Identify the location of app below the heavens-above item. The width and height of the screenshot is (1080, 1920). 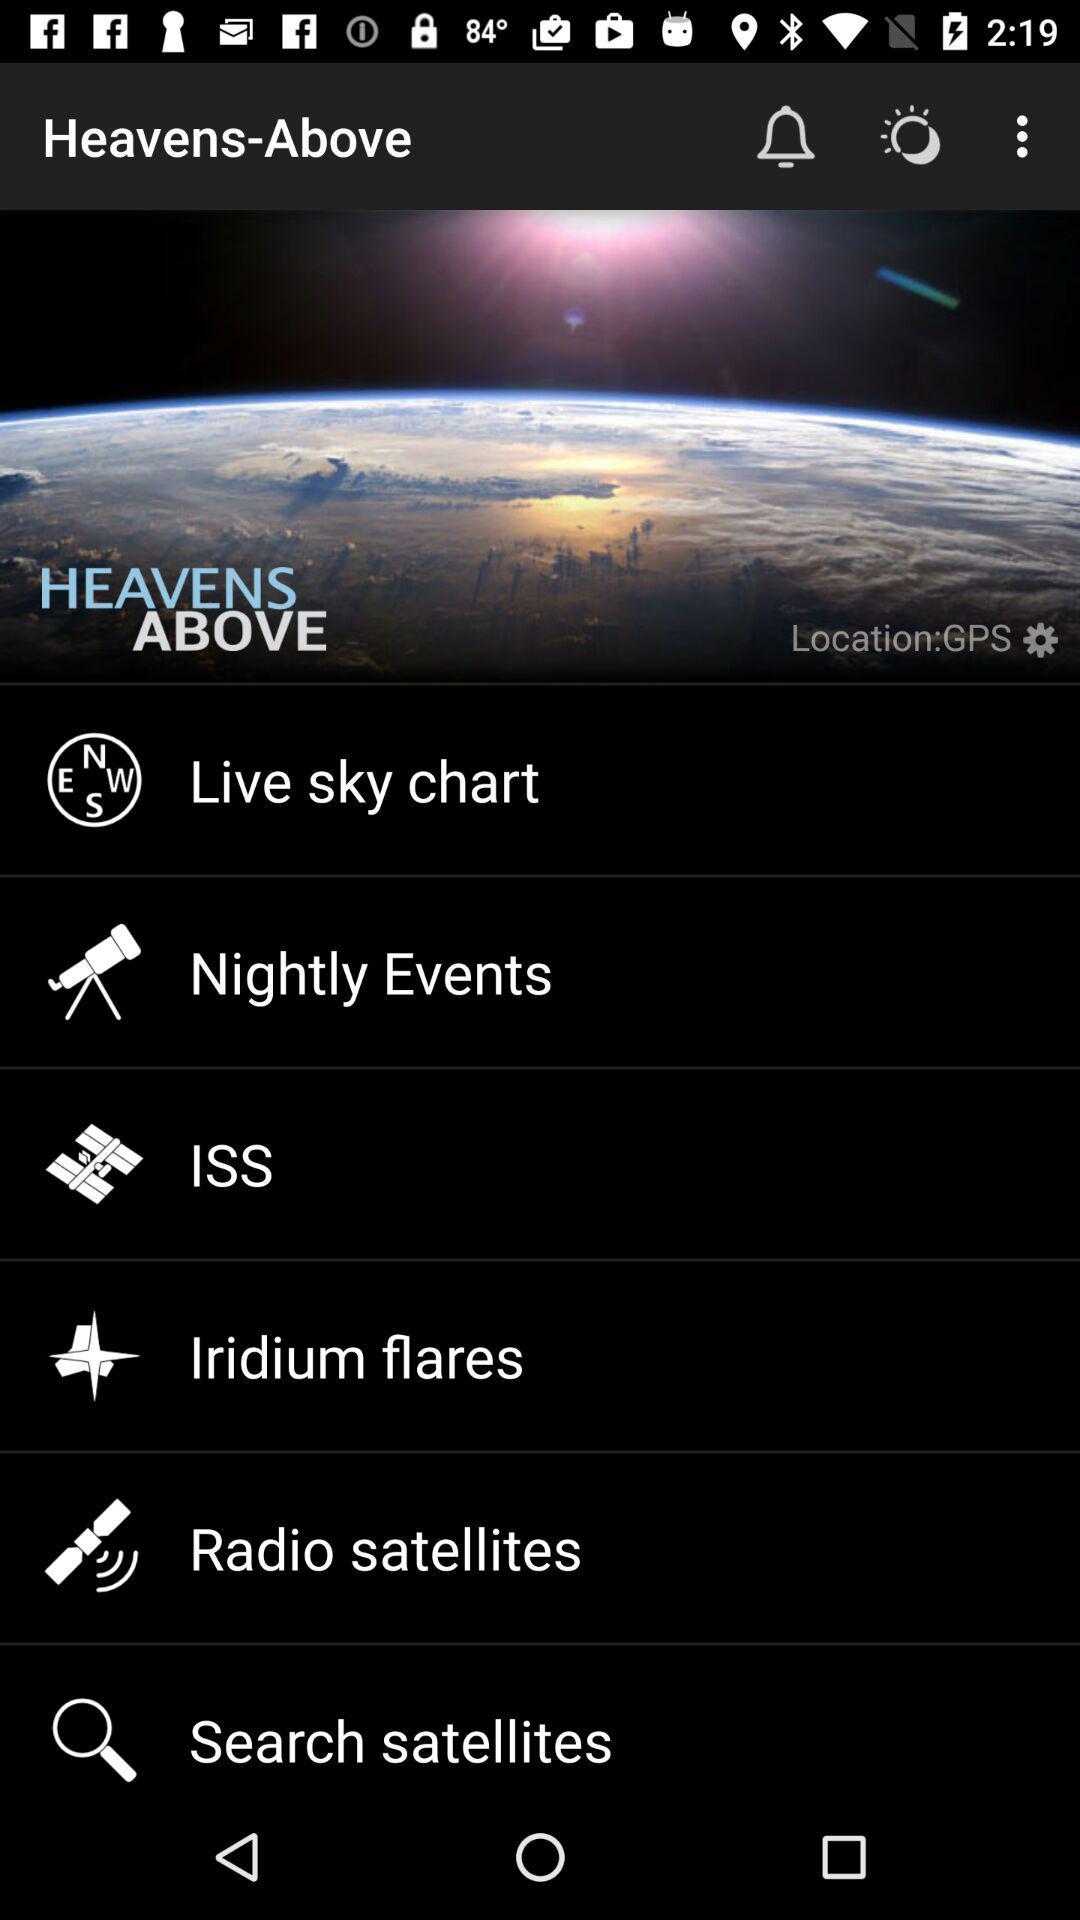
(184, 623).